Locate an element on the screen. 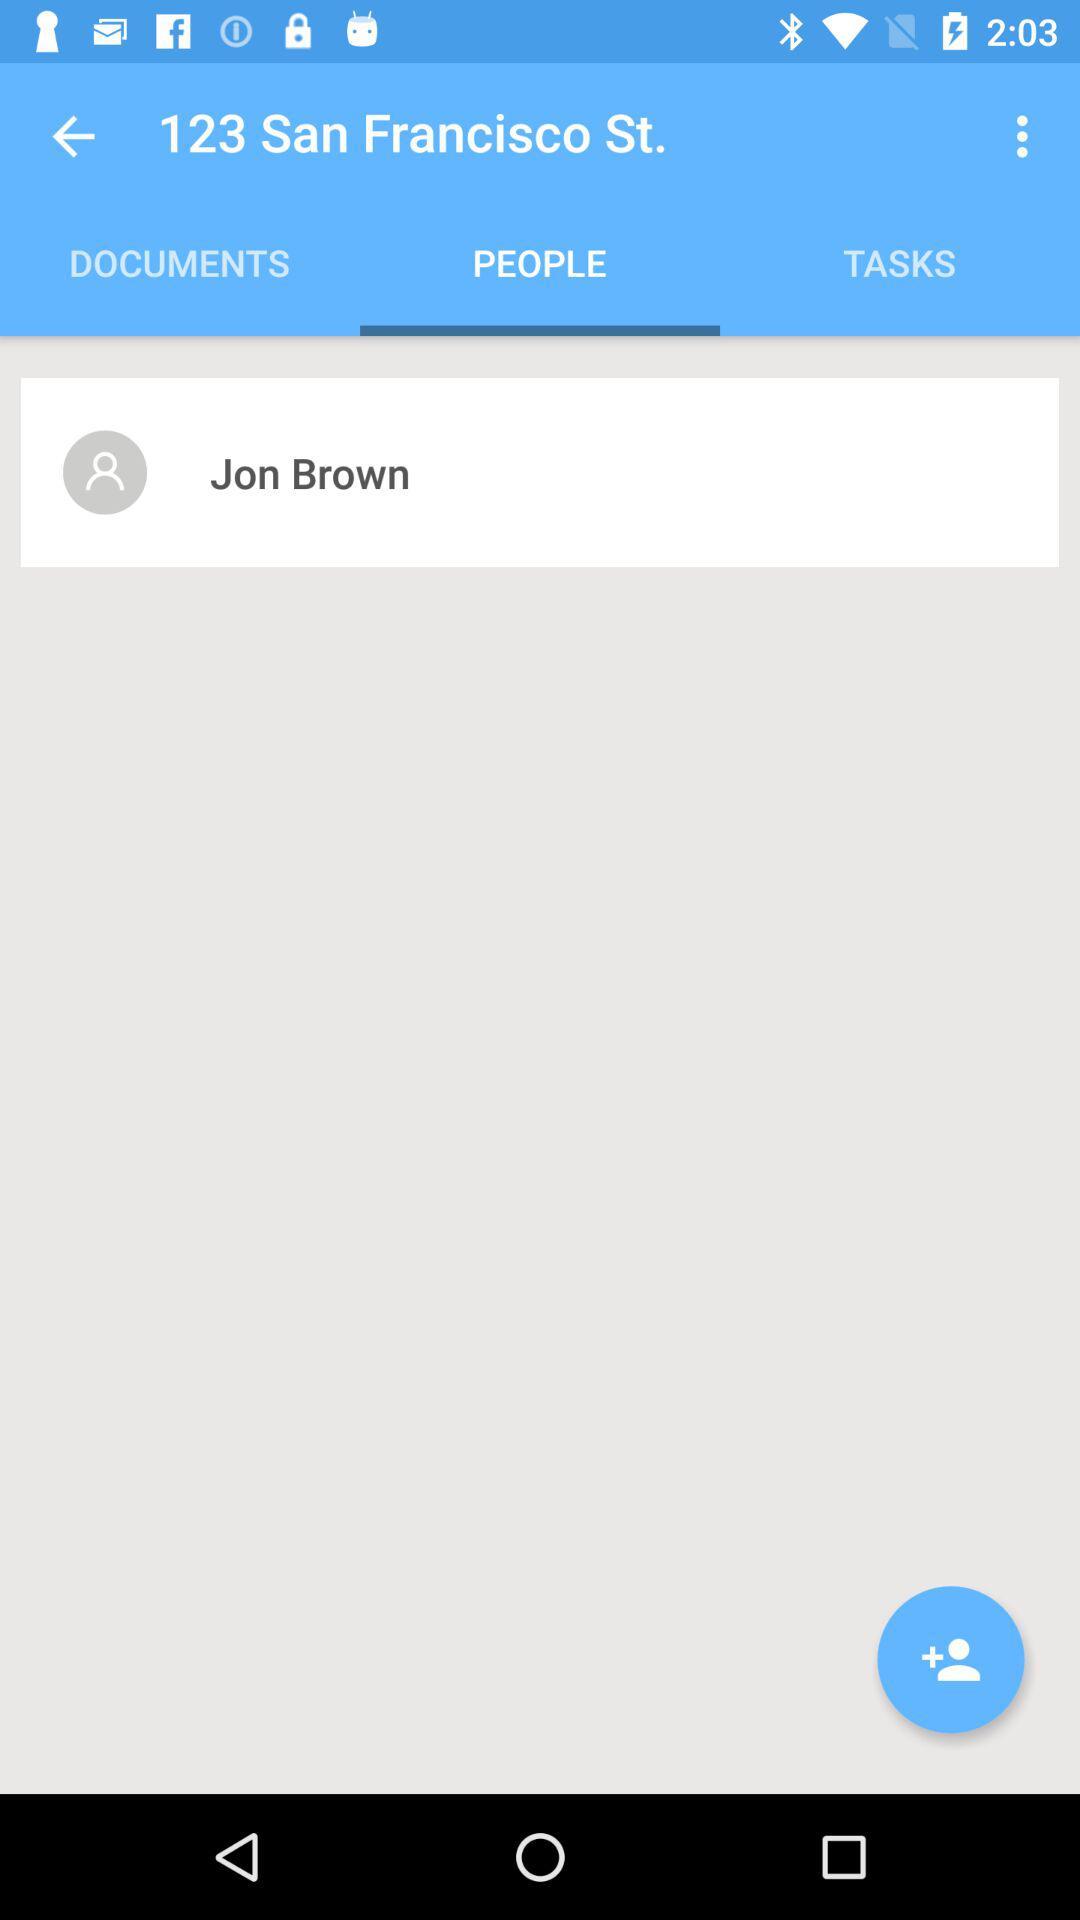 The width and height of the screenshot is (1080, 1920). the icon to the left of 123 san francisco item is located at coordinates (72, 135).